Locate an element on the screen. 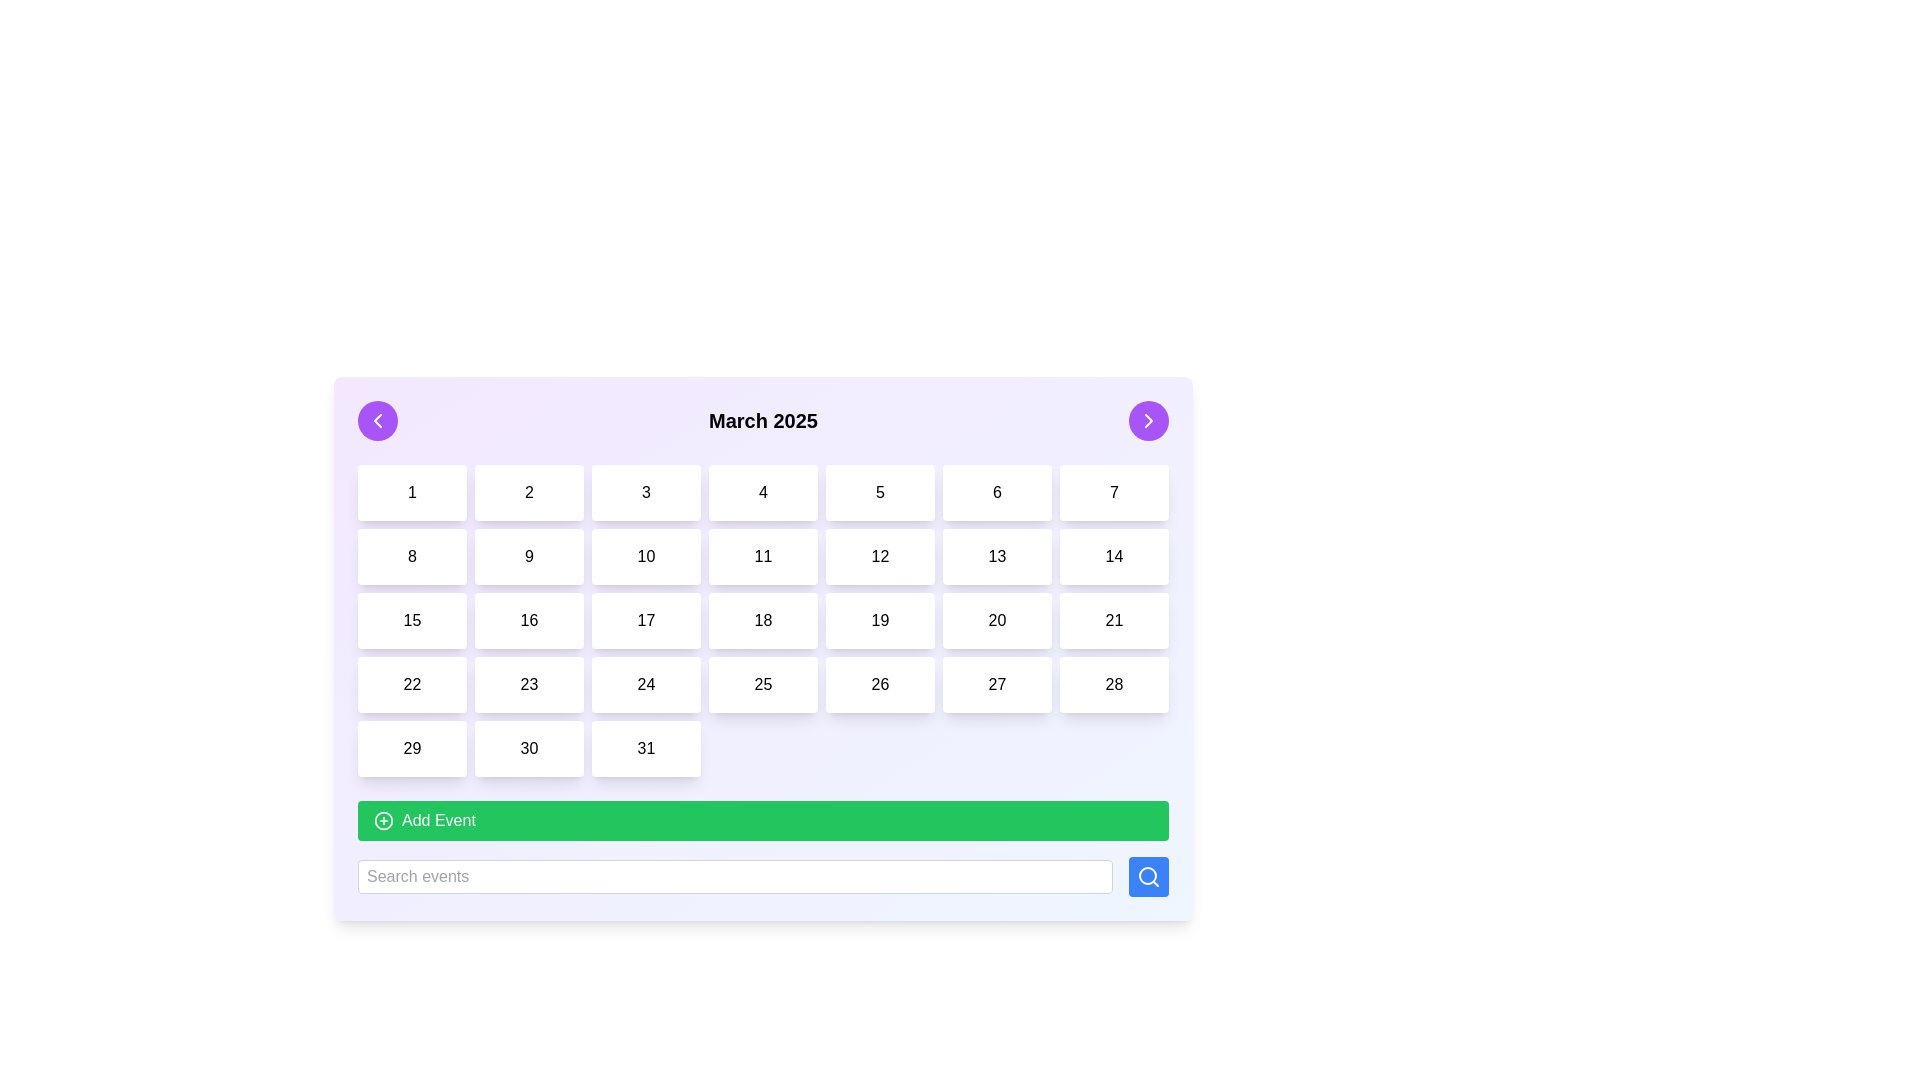 The image size is (1920, 1080). the blue search magnifying glass icon button located at the bottom-right corner of the calendar interface to initiate a search is located at coordinates (1148, 875).